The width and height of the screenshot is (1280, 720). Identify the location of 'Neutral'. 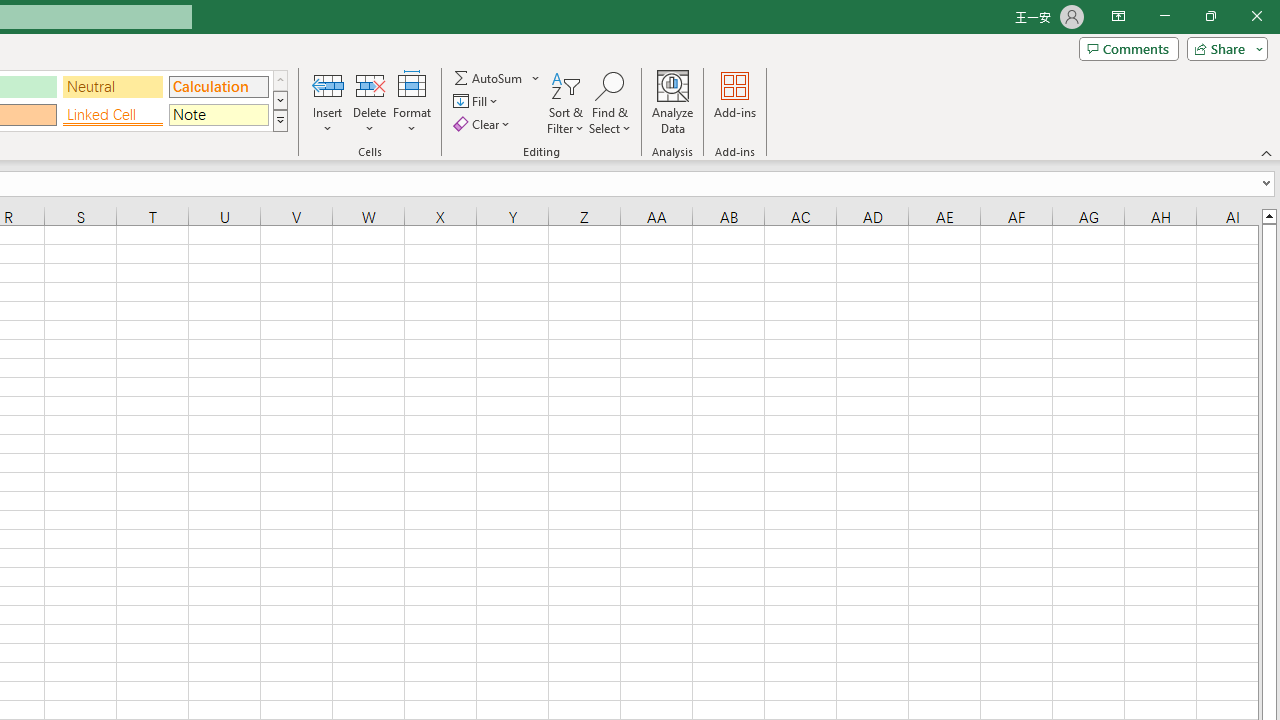
(112, 85).